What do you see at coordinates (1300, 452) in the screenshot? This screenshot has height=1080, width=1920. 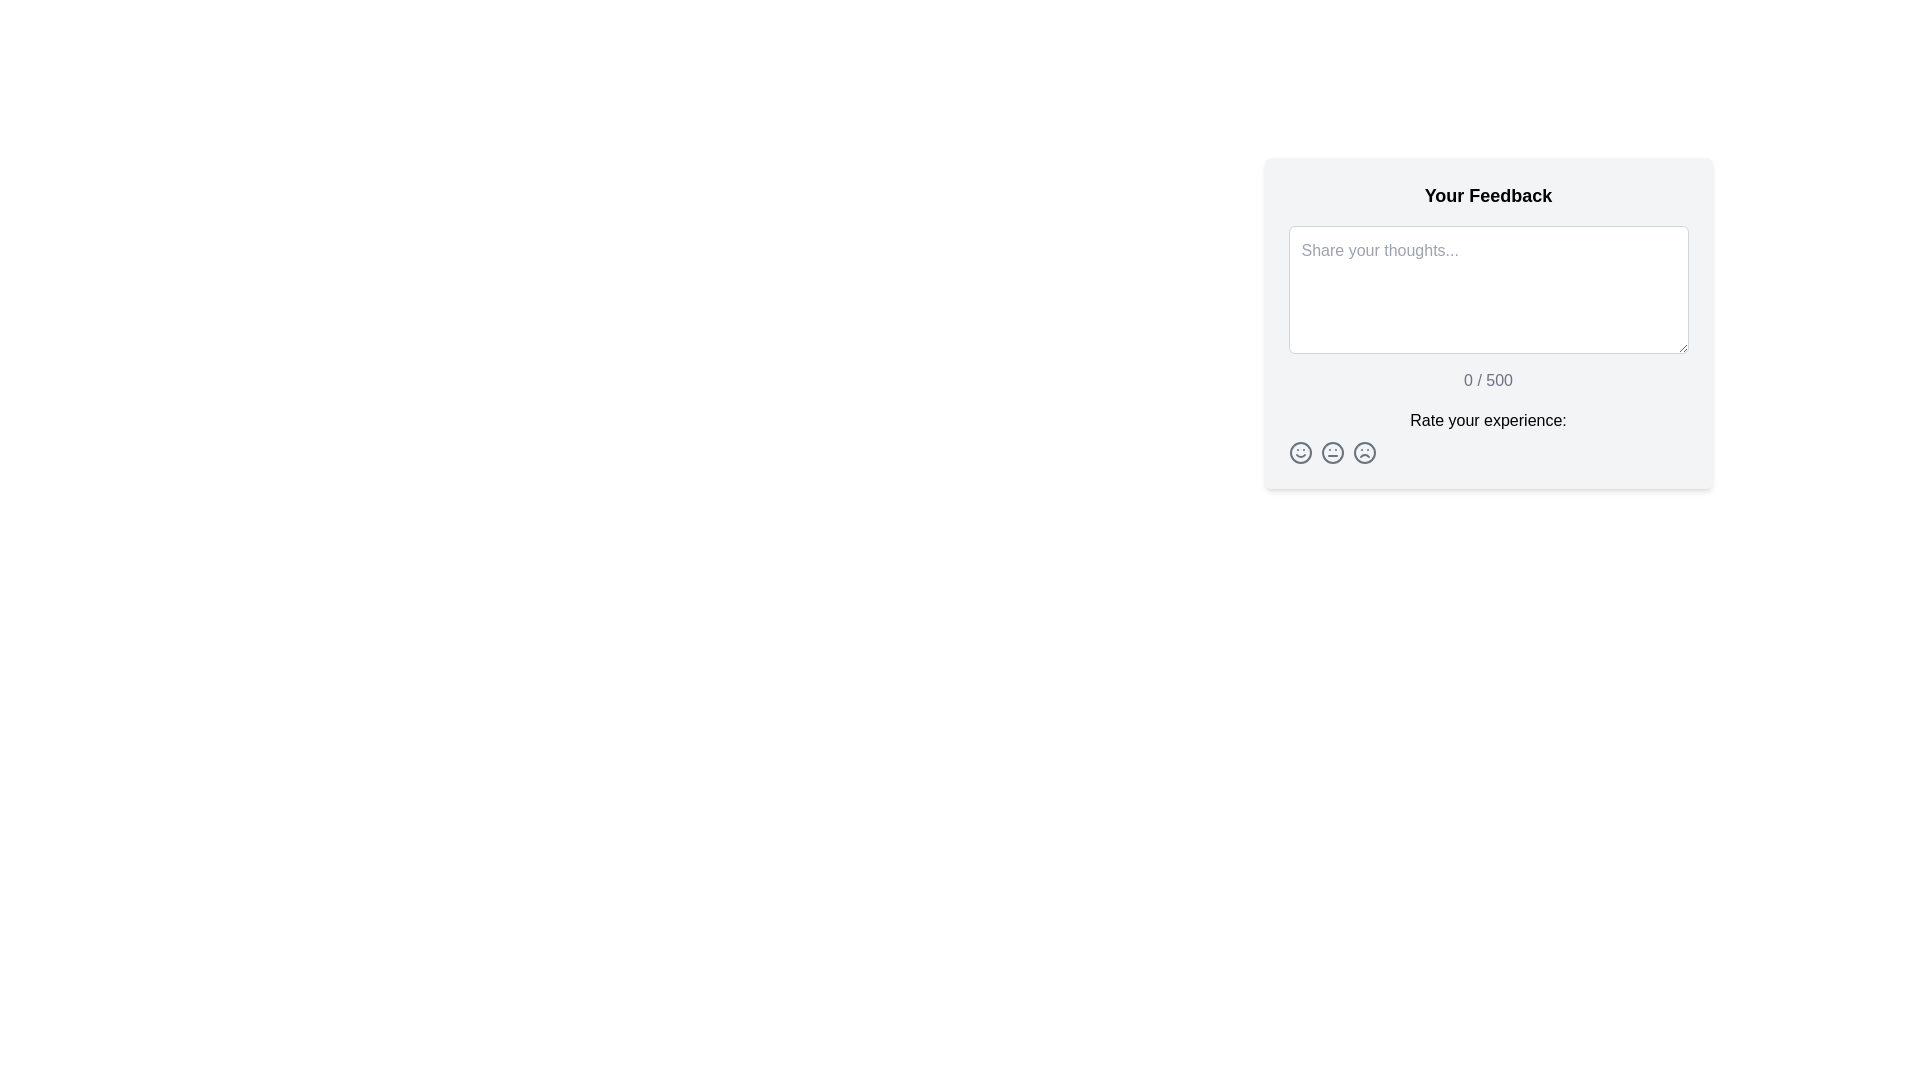 I see `properties of the interactive circular SVG shape that is the central part of the smiley icon located at the bottom-left corner of the feedback section` at bounding box center [1300, 452].